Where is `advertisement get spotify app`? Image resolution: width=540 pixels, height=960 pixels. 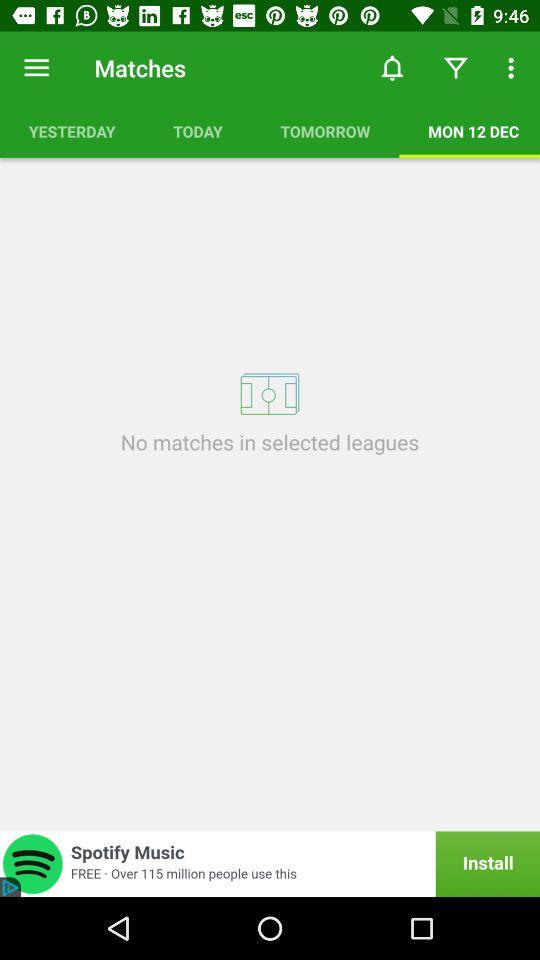 advertisement get spotify app is located at coordinates (270, 863).